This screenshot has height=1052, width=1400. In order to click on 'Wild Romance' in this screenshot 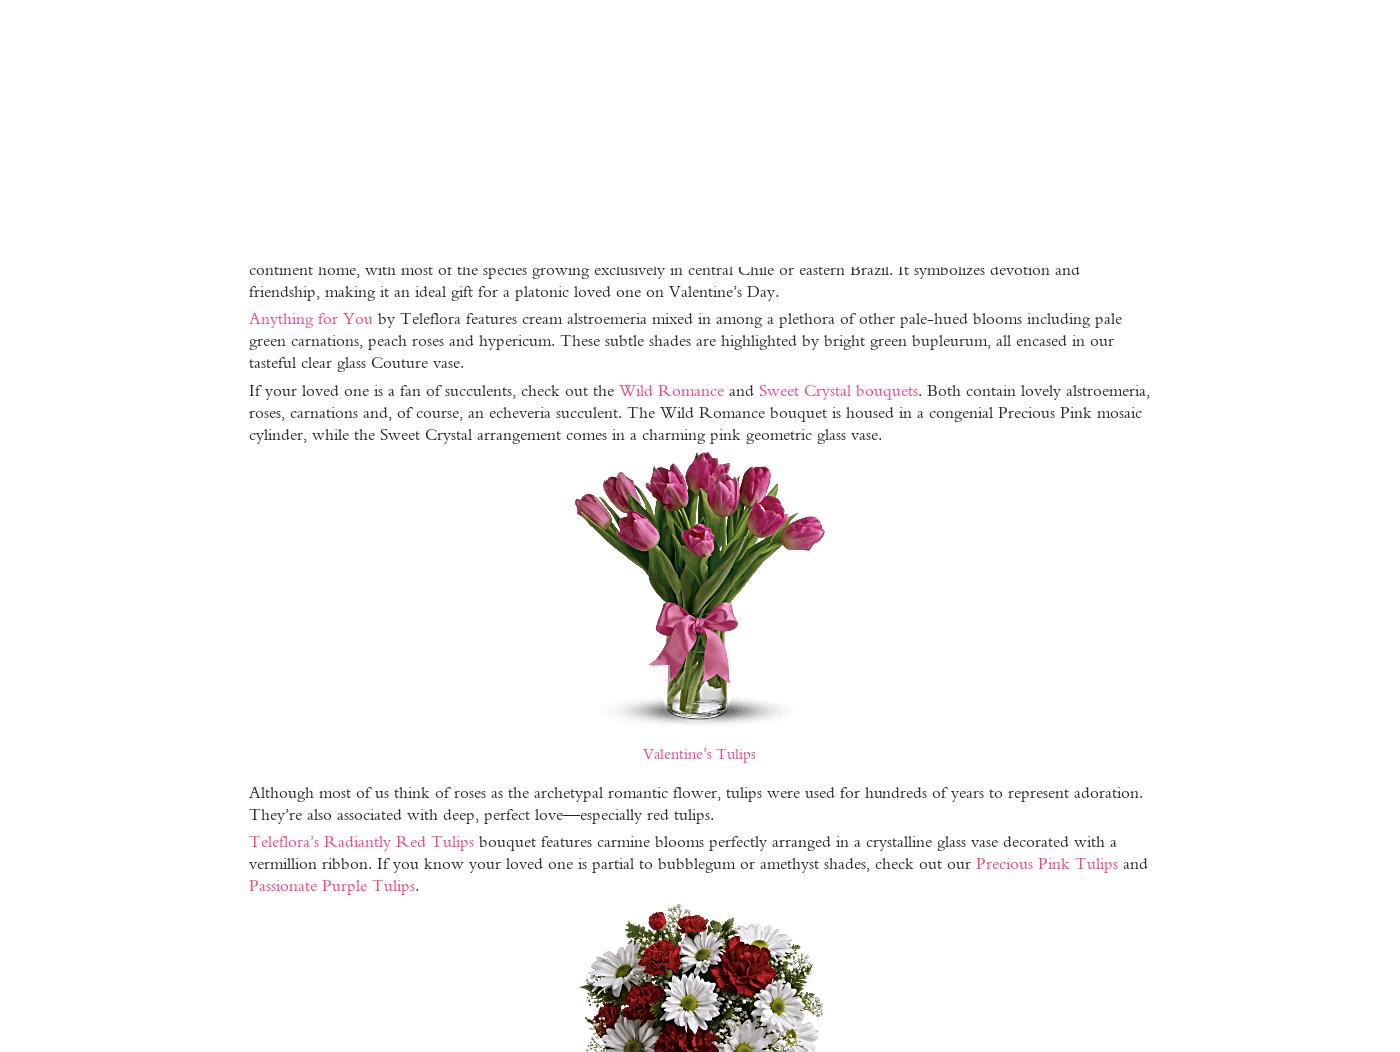, I will do `click(670, 389)`.